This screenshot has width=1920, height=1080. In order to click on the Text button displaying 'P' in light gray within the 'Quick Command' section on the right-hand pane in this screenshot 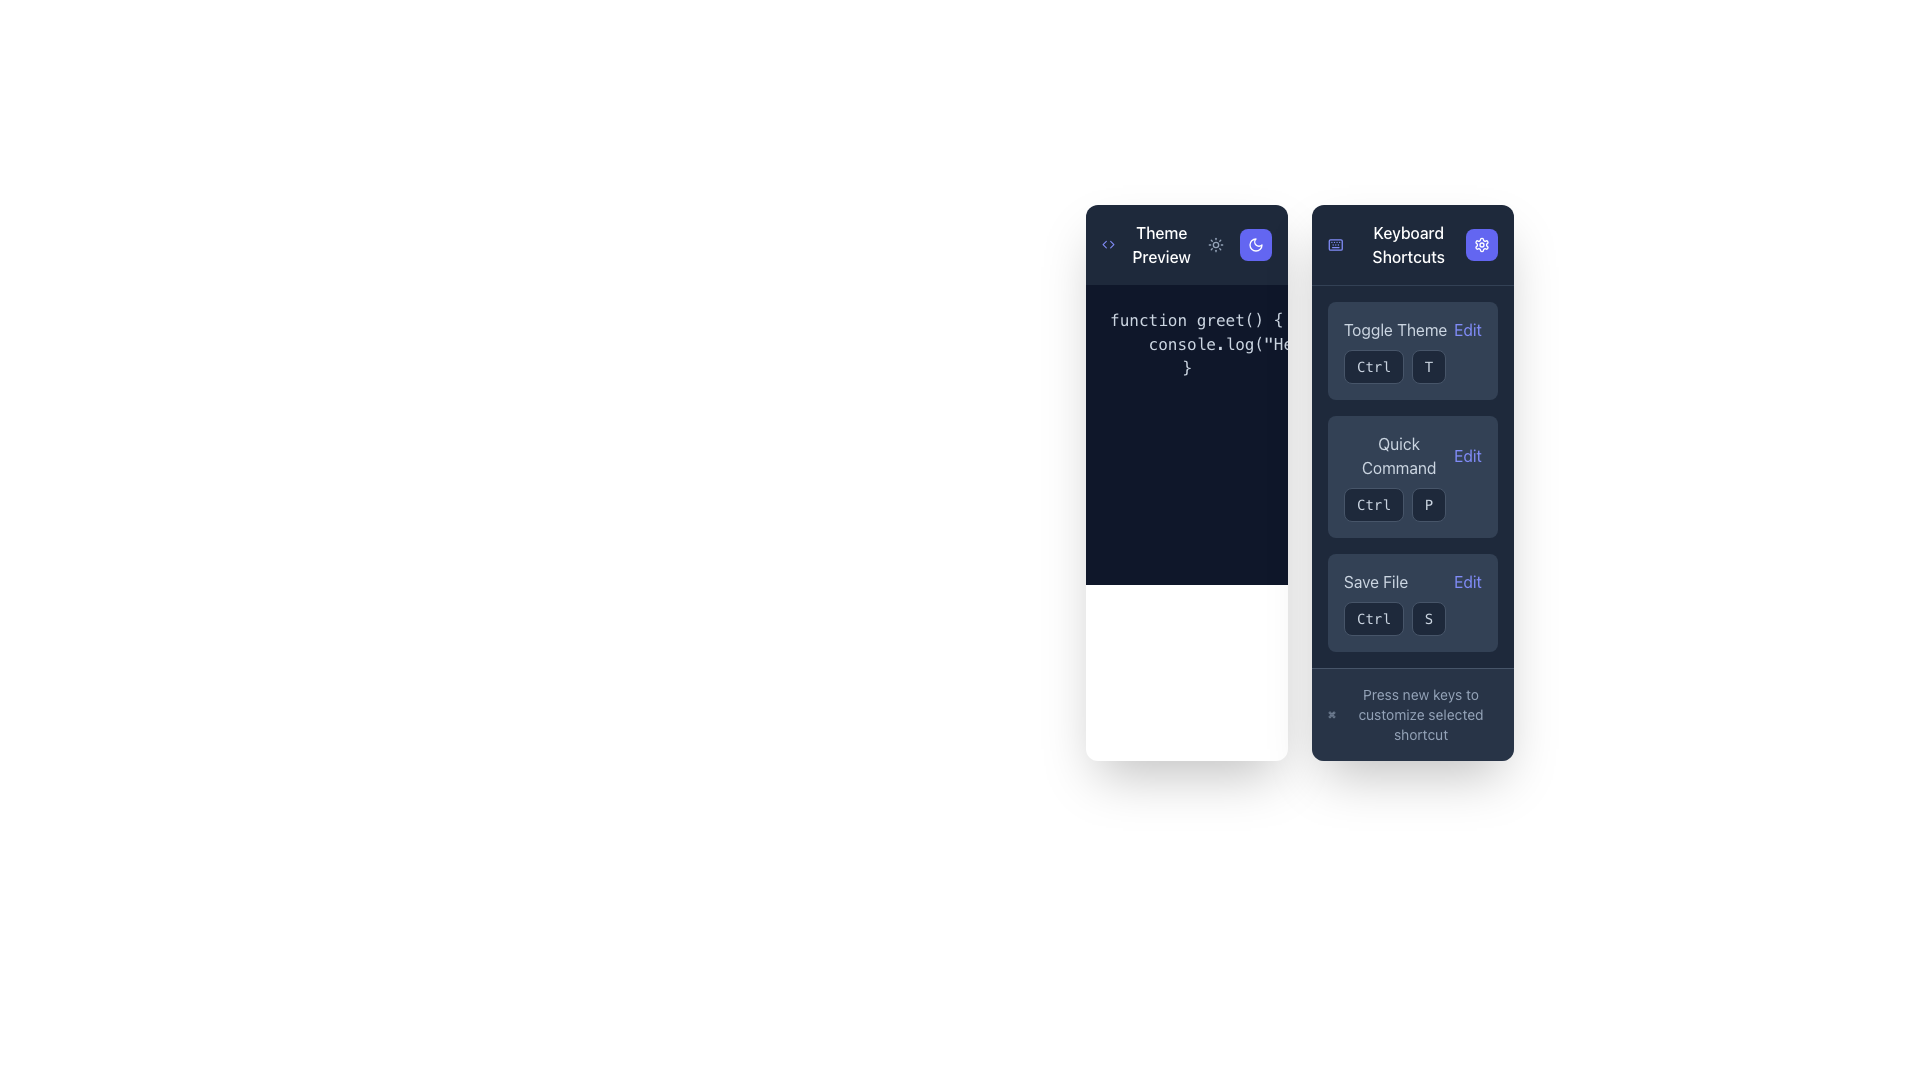, I will do `click(1427, 504)`.